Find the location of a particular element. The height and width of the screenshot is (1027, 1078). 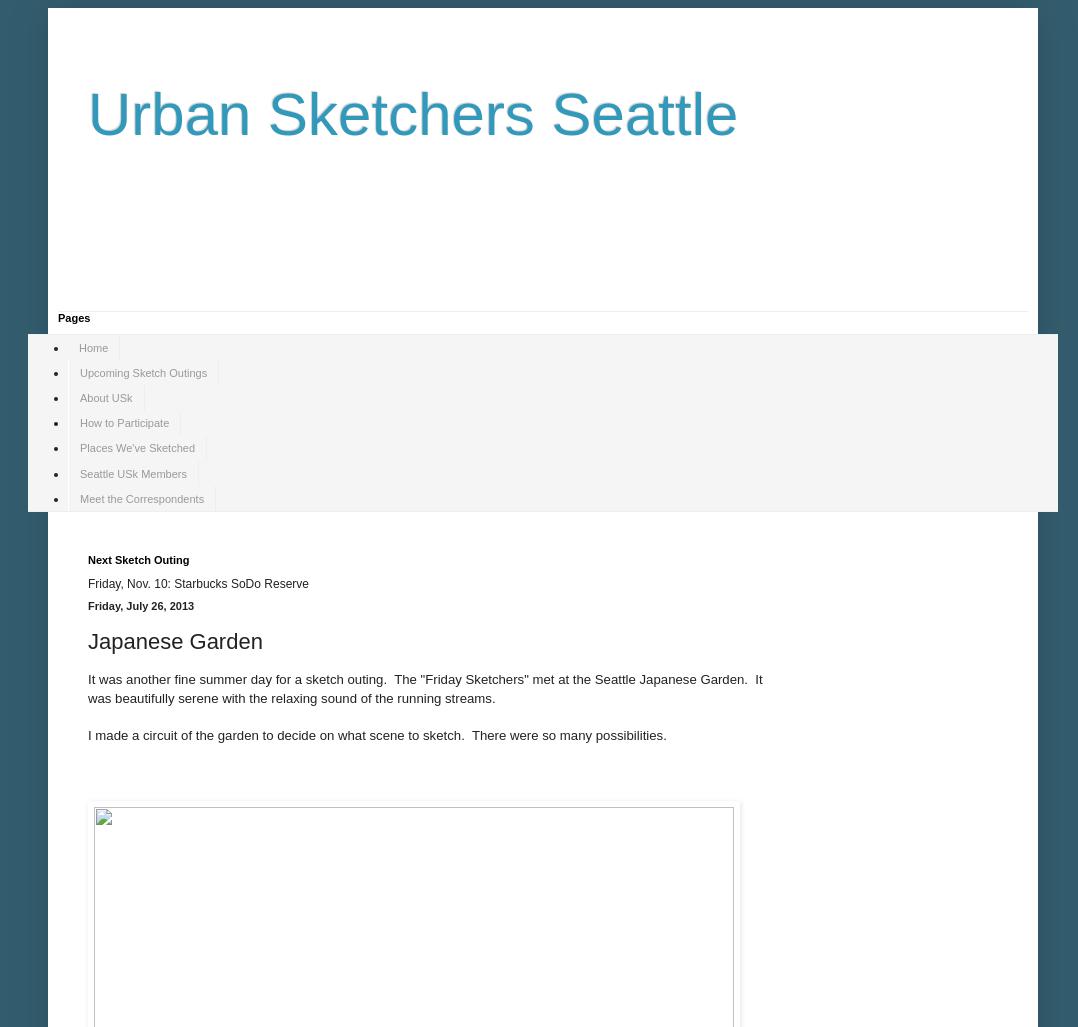

'How to Participate' is located at coordinates (124, 422).